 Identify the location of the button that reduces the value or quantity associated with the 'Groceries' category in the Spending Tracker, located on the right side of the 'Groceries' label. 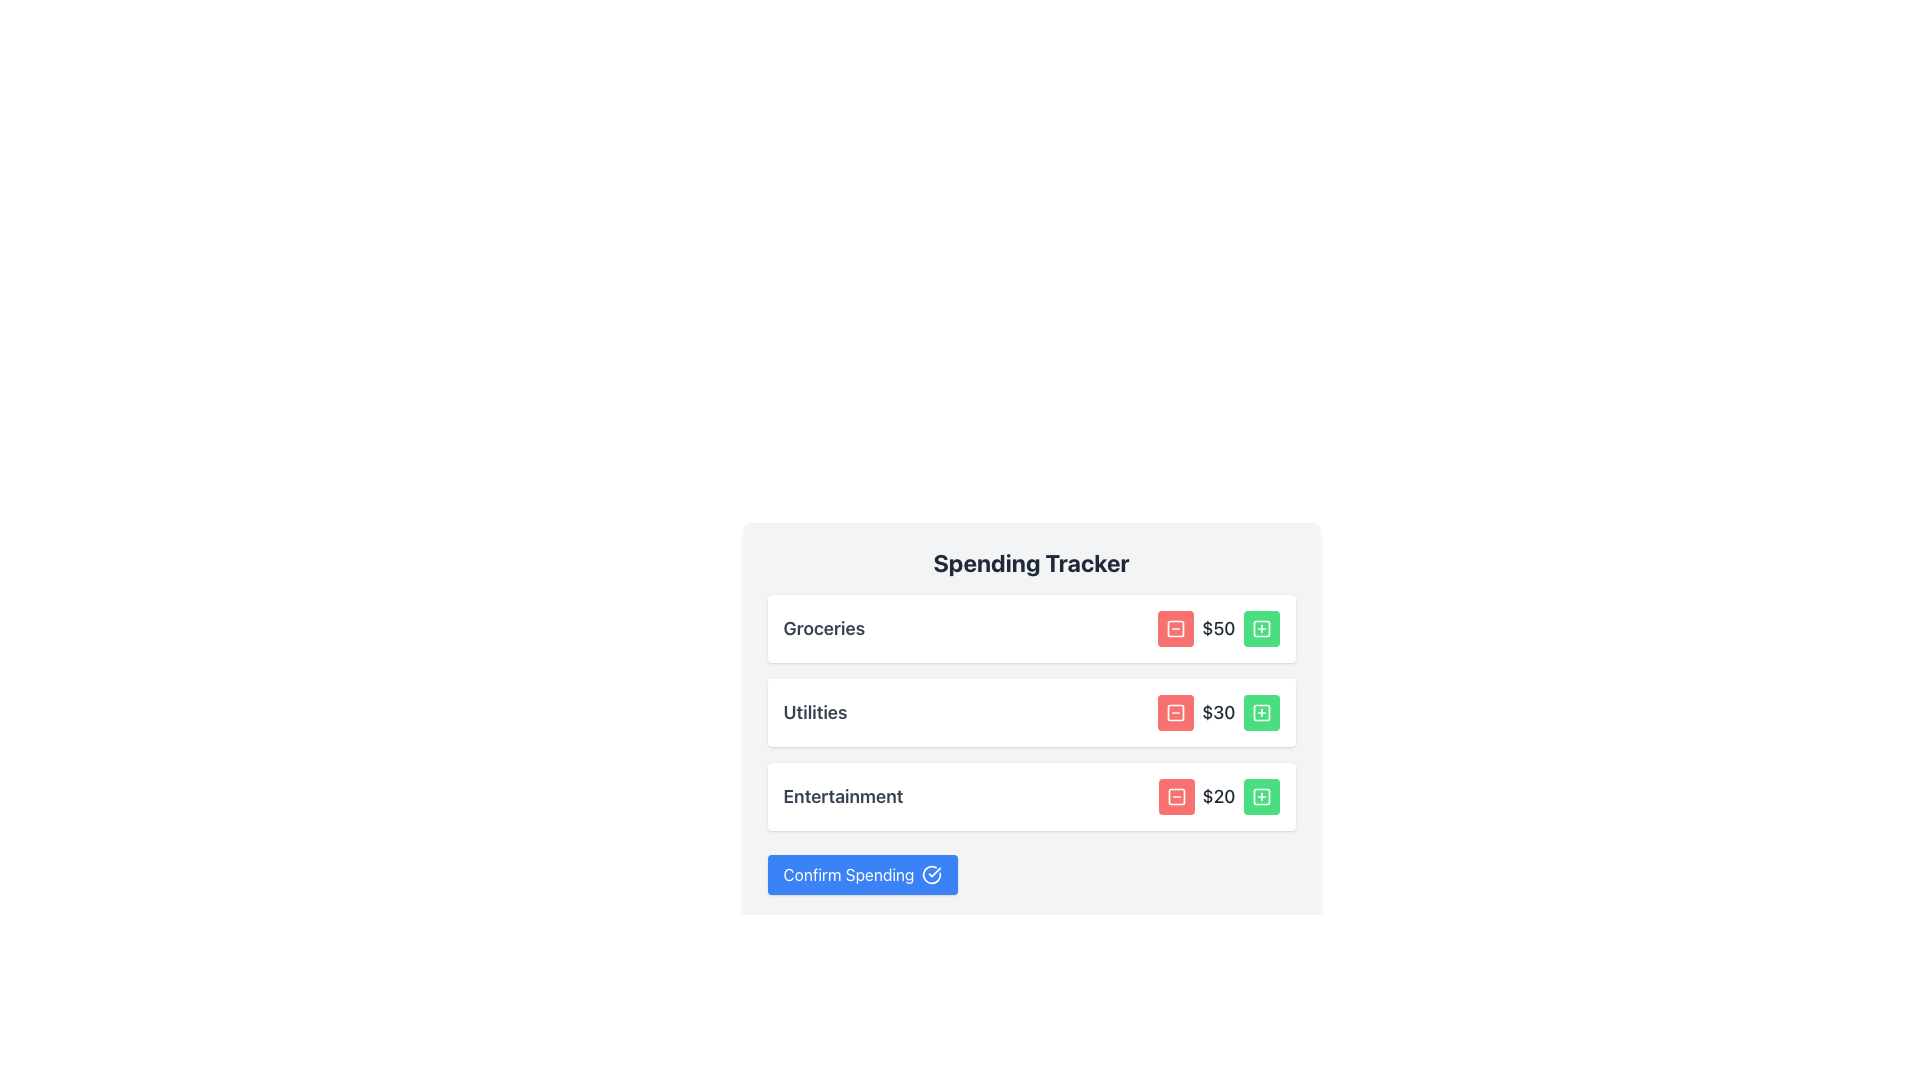
(1176, 627).